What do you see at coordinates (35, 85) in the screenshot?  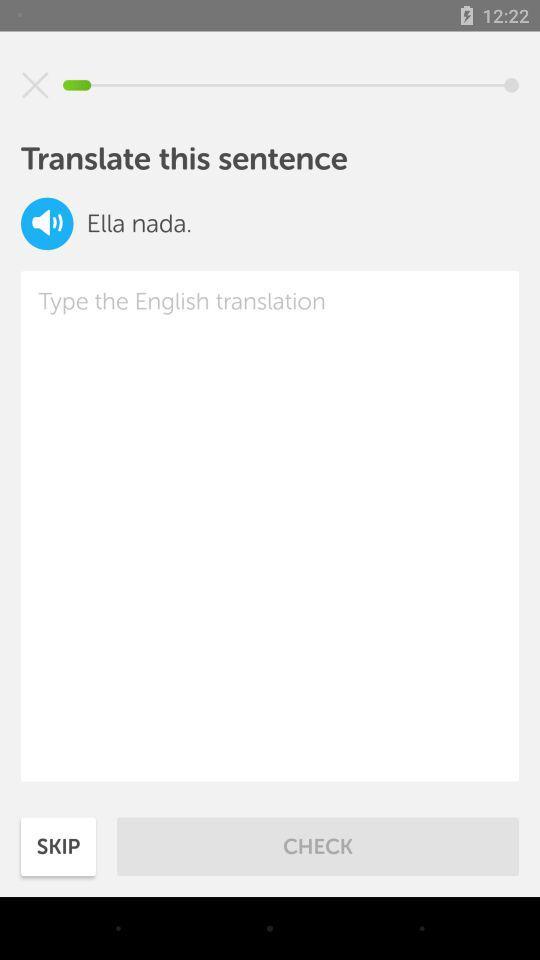 I see `button` at bounding box center [35, 85].